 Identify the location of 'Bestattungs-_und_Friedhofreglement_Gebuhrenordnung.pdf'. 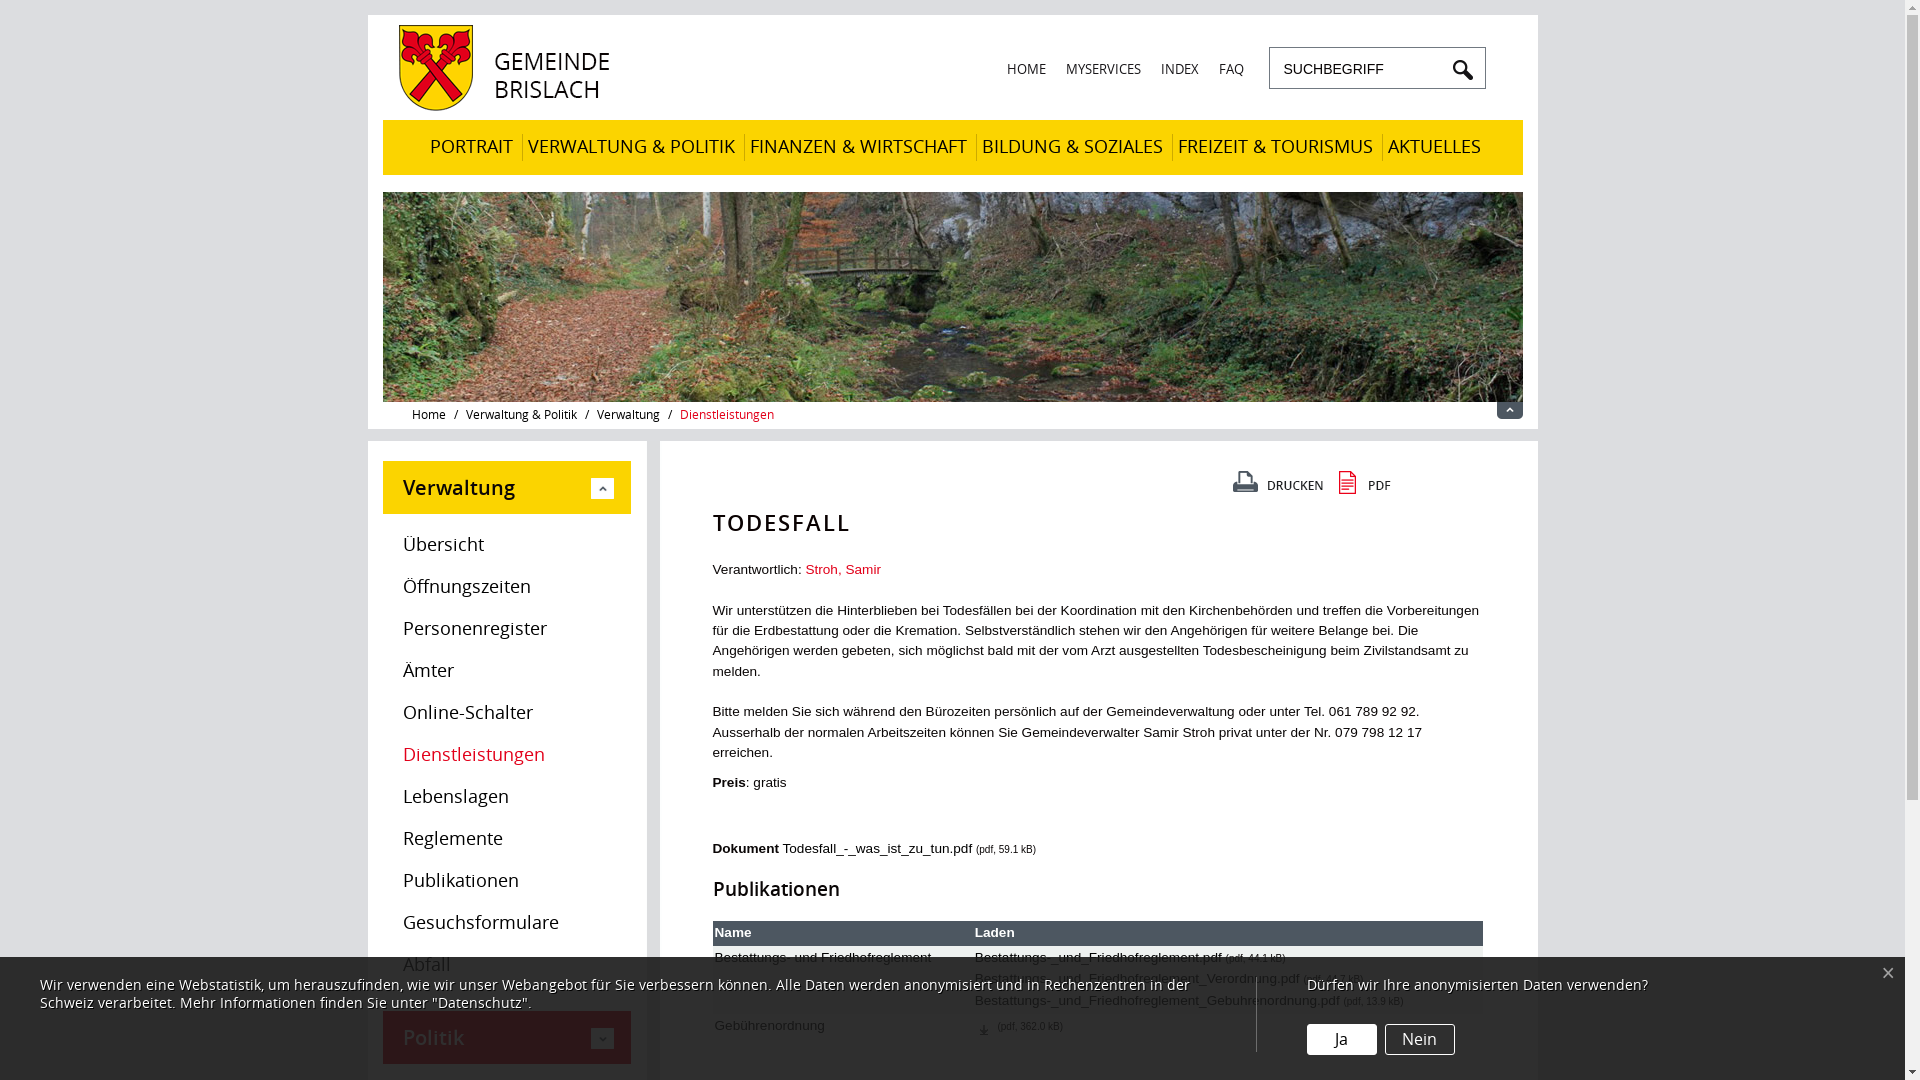
(1157, 1000).